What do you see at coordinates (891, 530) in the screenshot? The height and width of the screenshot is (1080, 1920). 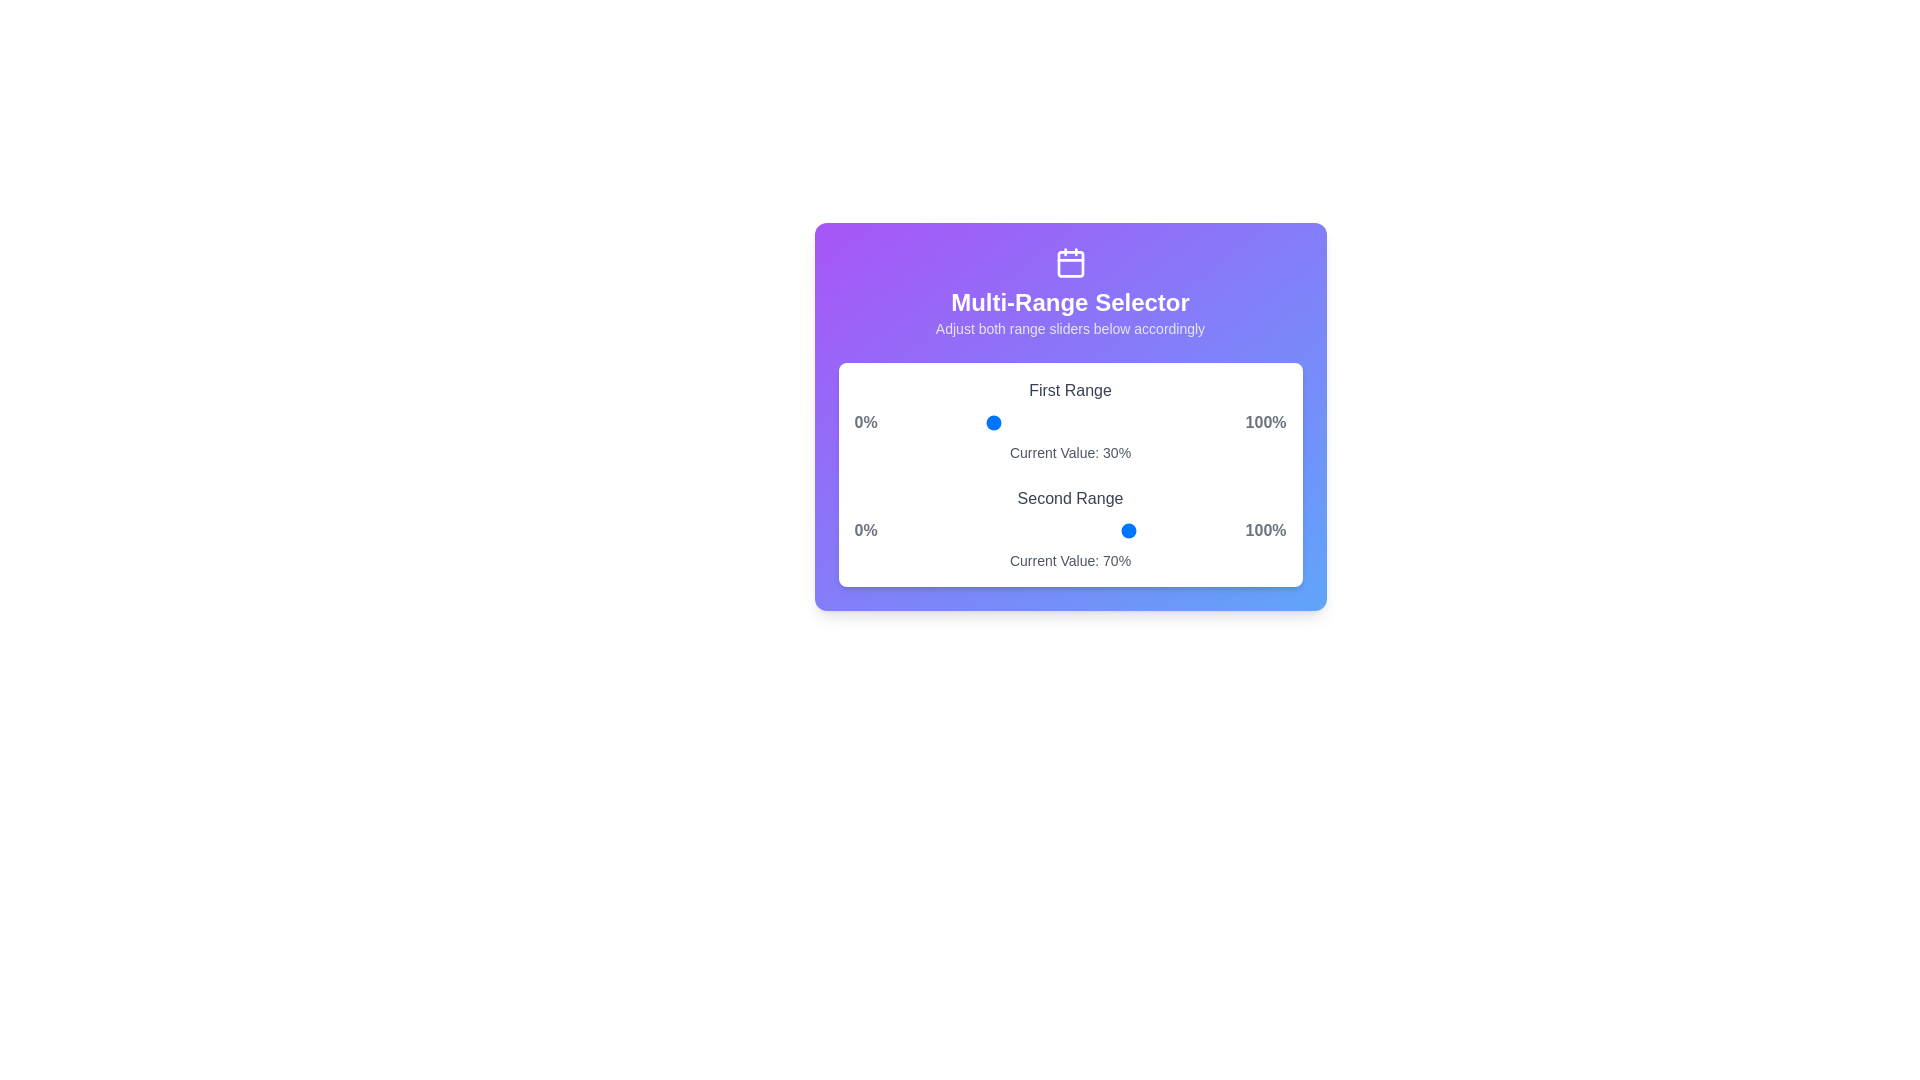 I see `the second slider range` at bounding box center [891, 530].